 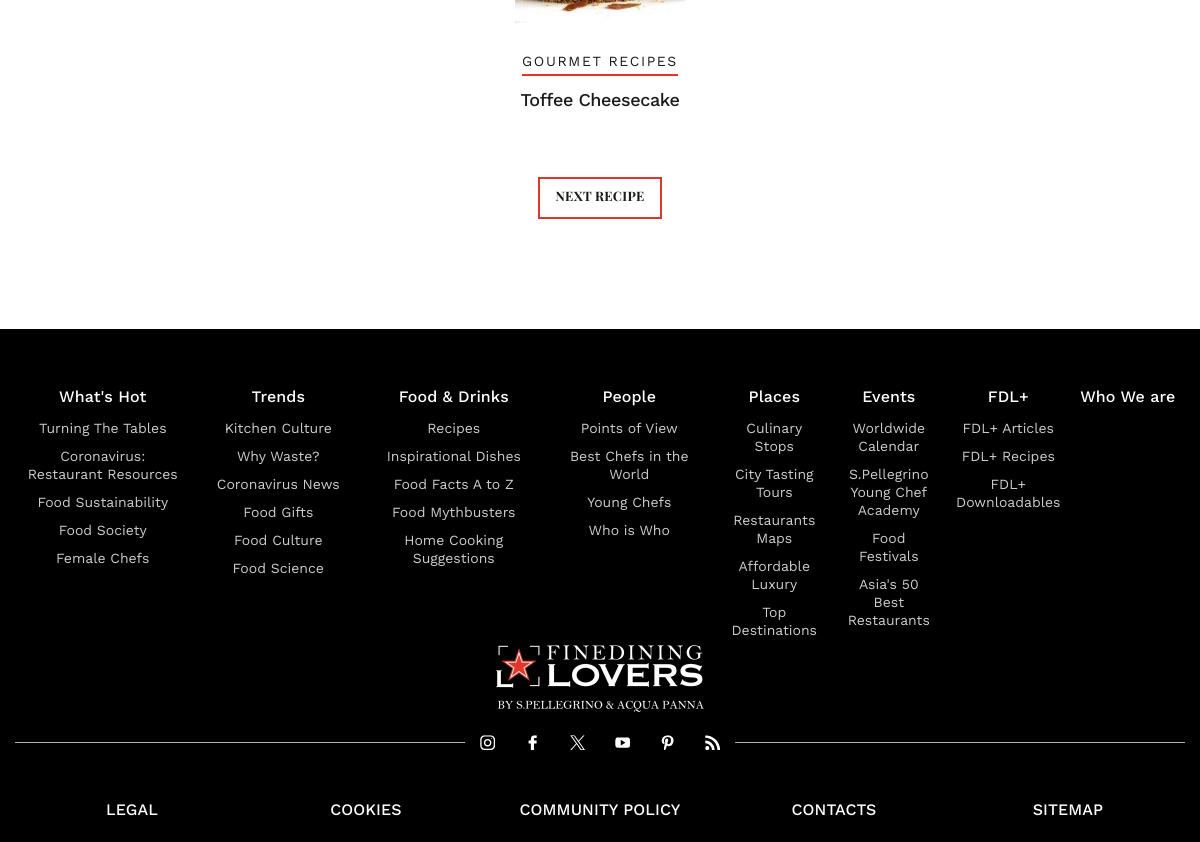 I want to click on 'Kitchen Culture', so click(x=276, y=427).